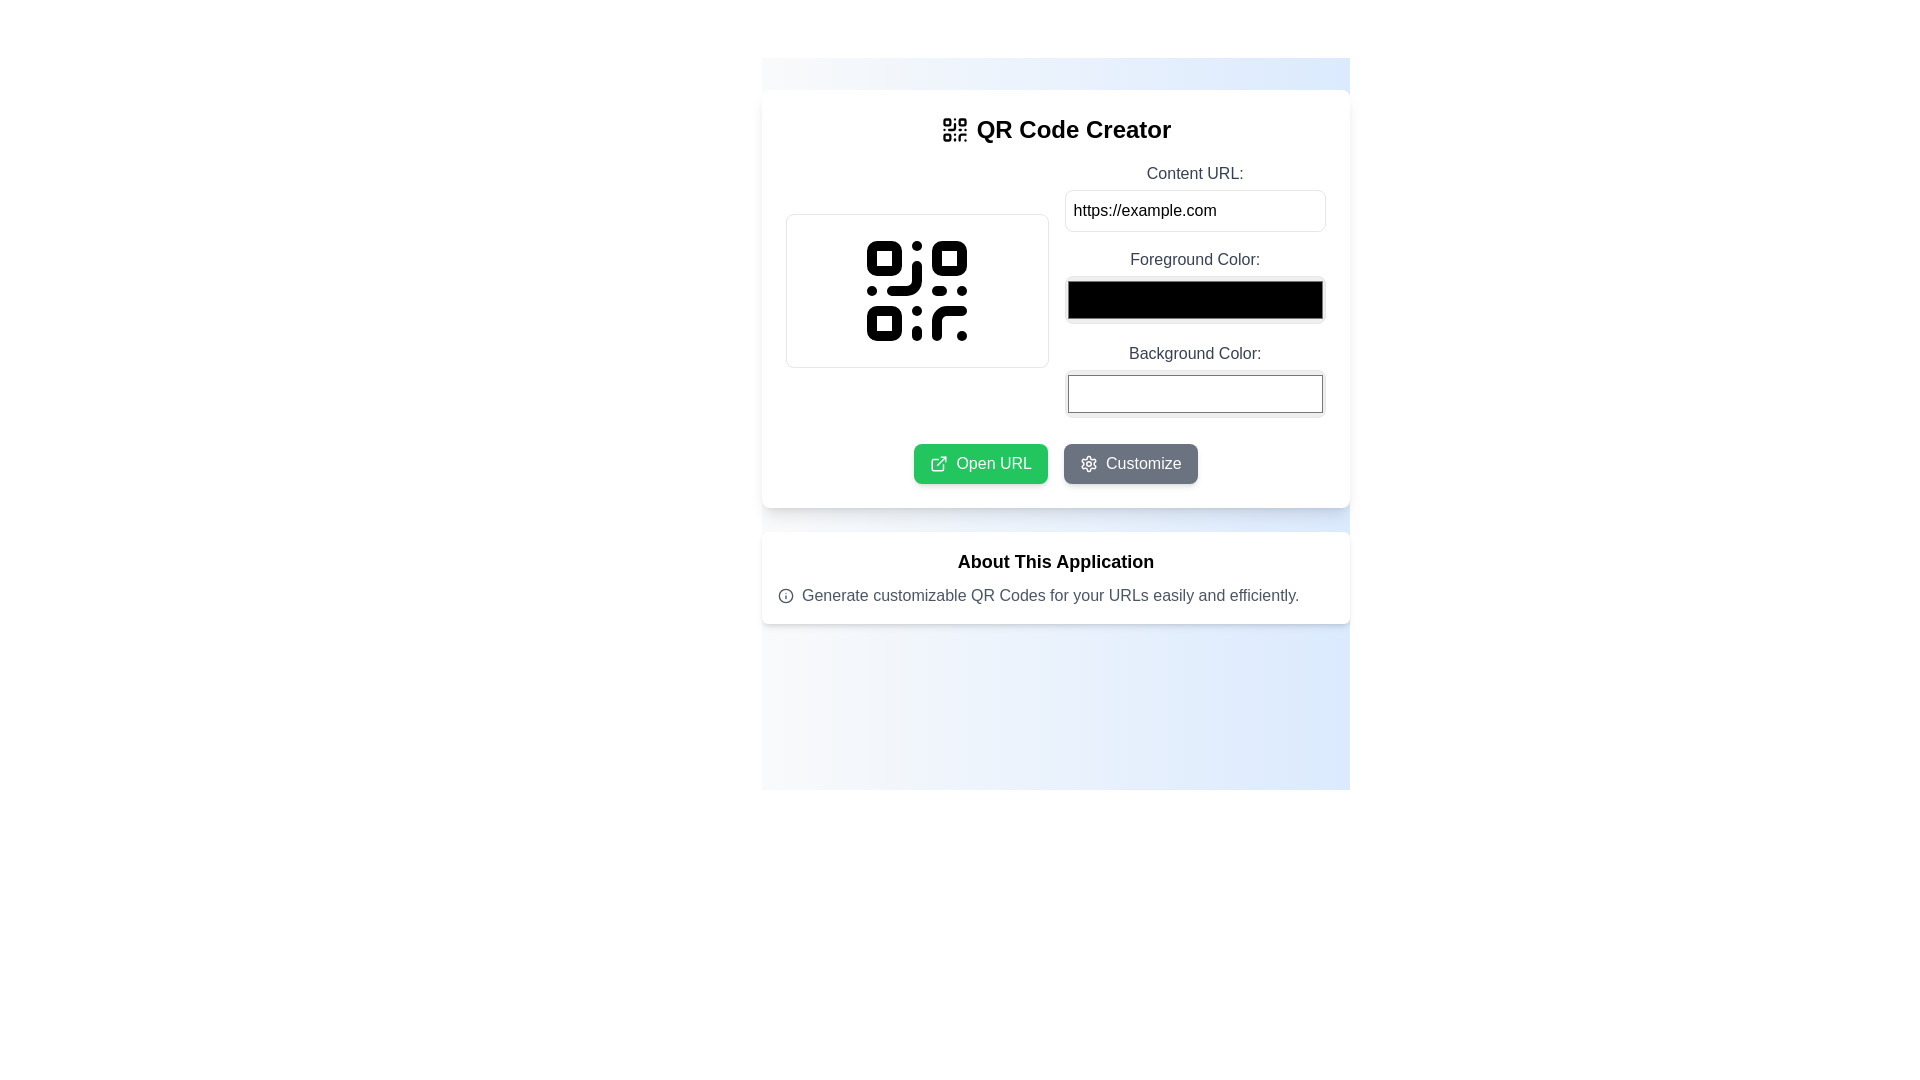 This screenshot has height=1080, width=1920. I want to click on the URL input field located in the upper portion of the interface to focus on it, so click(1195, 196).